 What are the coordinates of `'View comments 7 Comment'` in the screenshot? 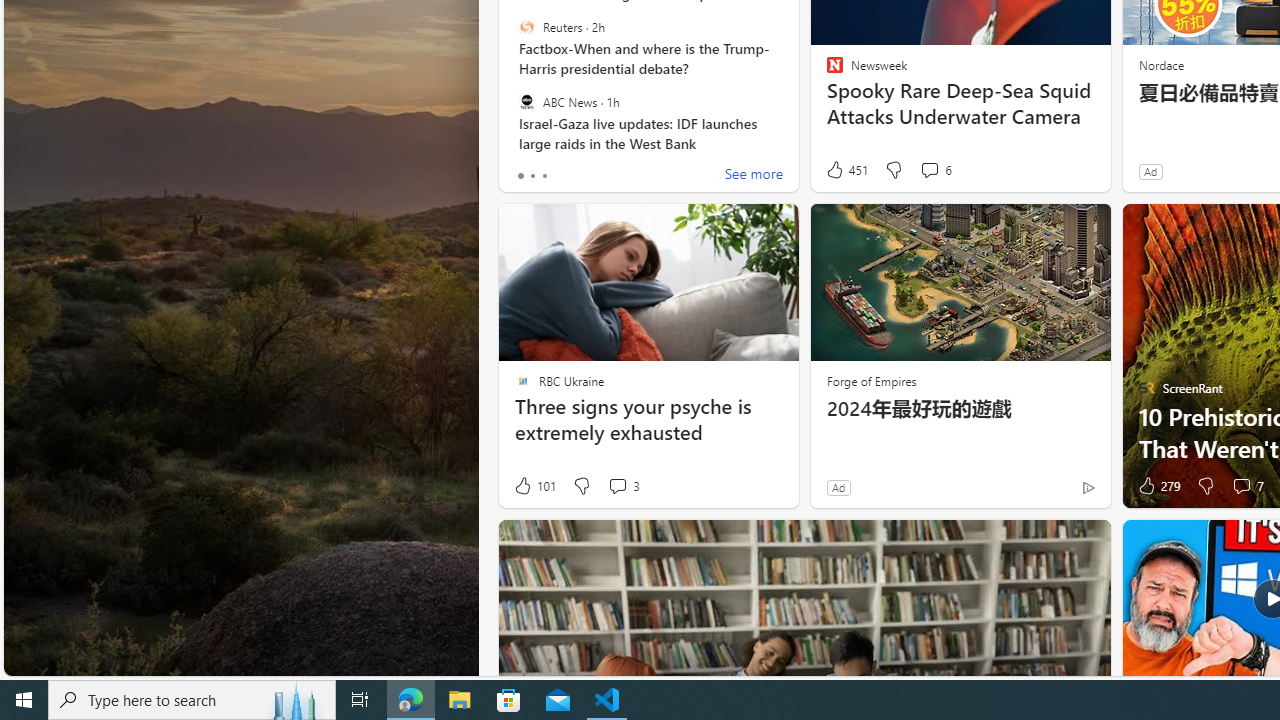 It's located at (1246, 486).